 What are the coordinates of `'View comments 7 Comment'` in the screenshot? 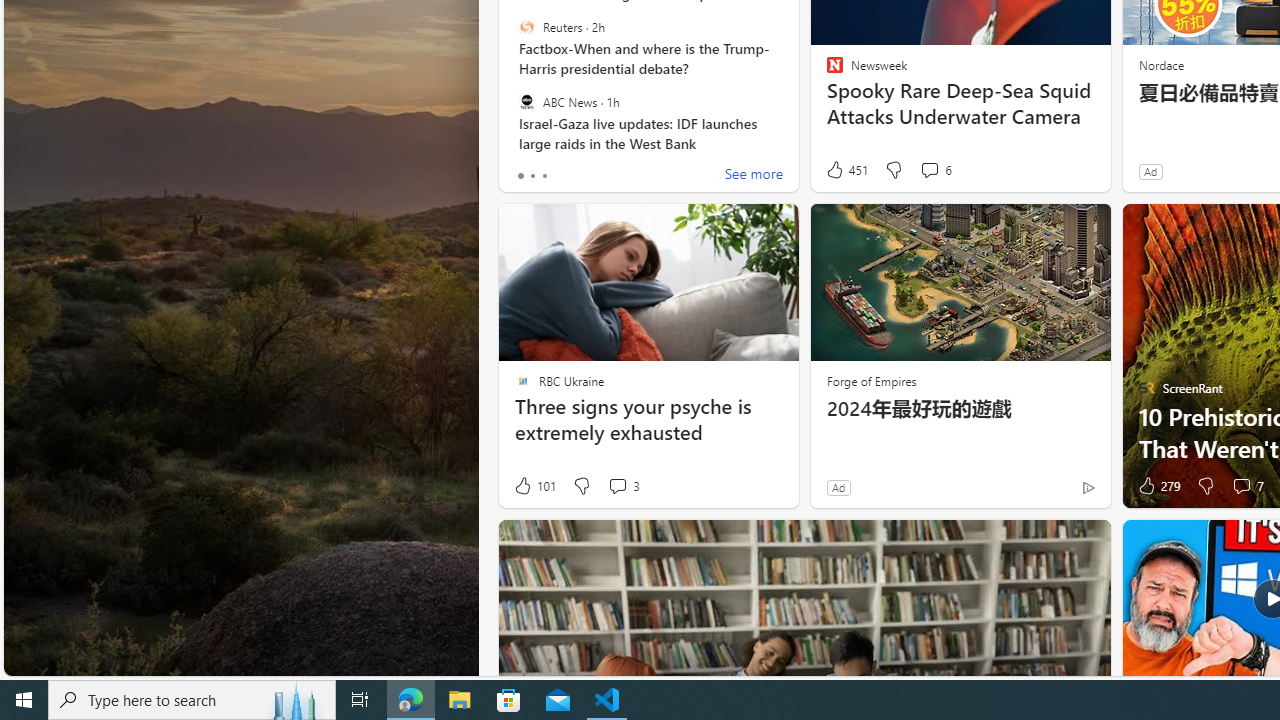 It's located at (1246, 486).